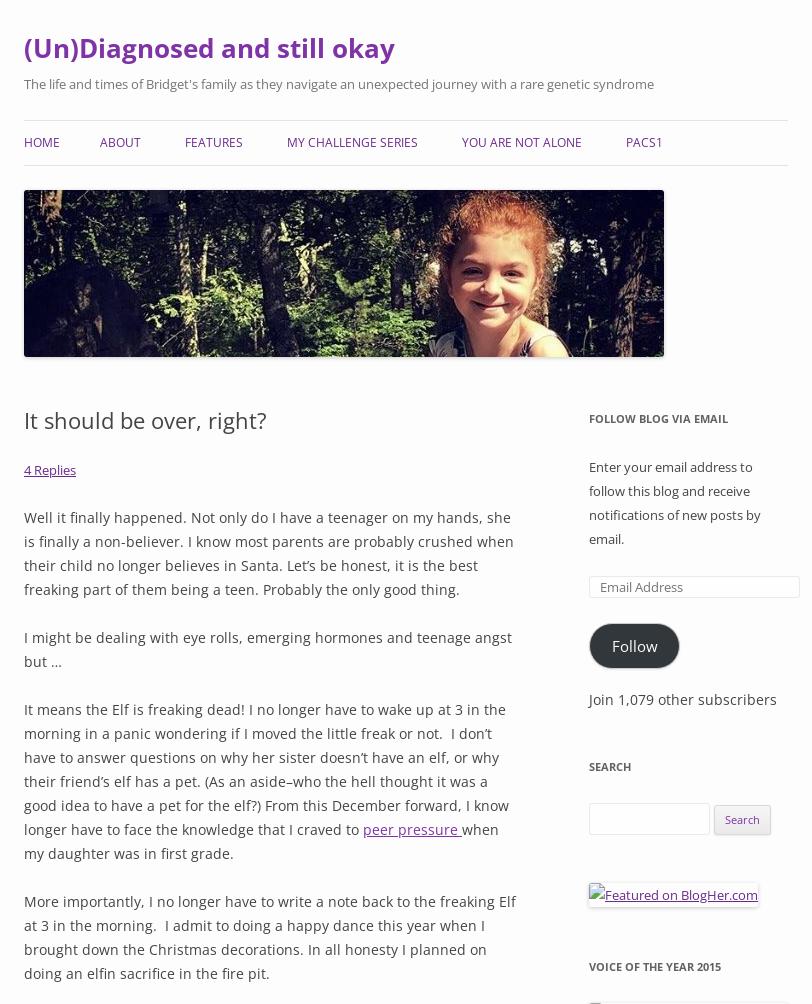 The image size is (812, 1004). Describe the element at coordinates (24, 840) in the screenshot. I see `'when my daughter was in first grade.'` at that location.